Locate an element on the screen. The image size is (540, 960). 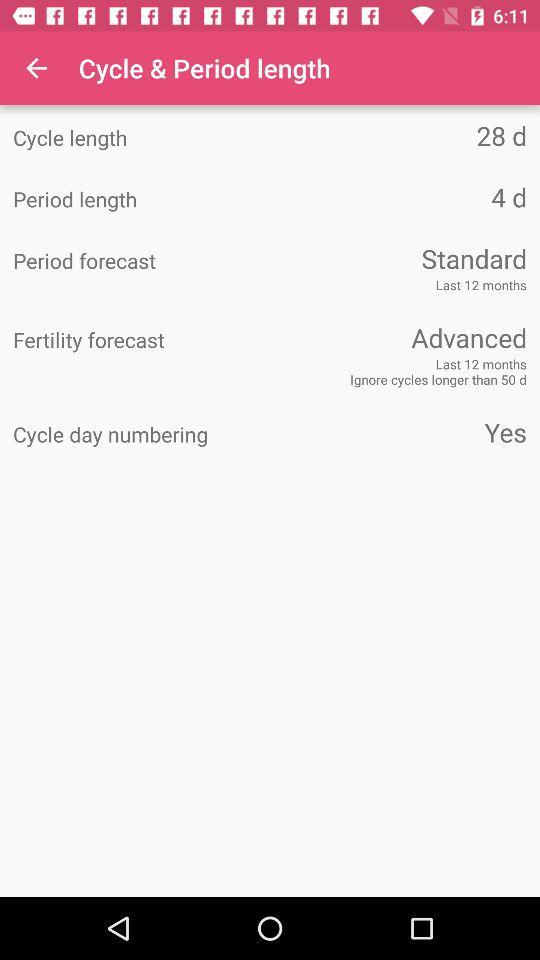
the item next to cycle day numbering item is located at coordinates (398, 432).